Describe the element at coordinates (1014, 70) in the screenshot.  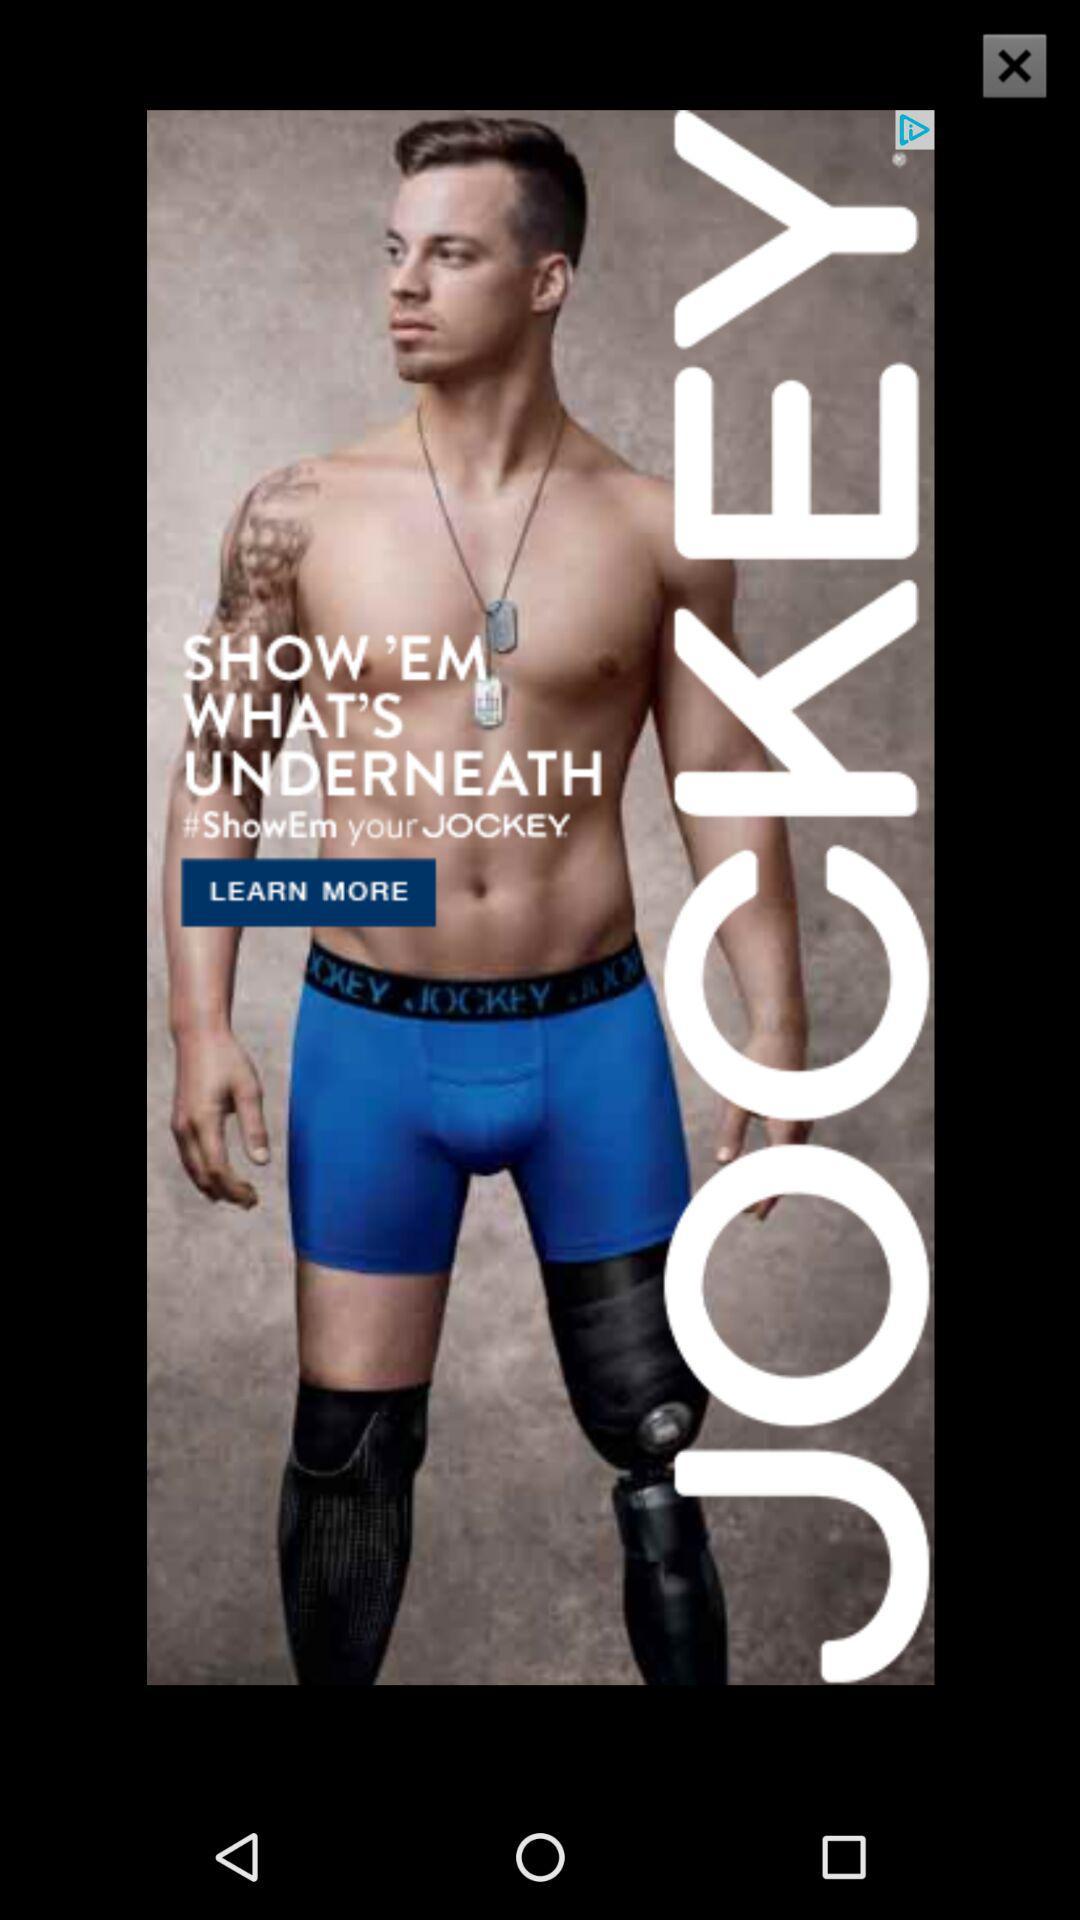
I see `the close icon` at that location.